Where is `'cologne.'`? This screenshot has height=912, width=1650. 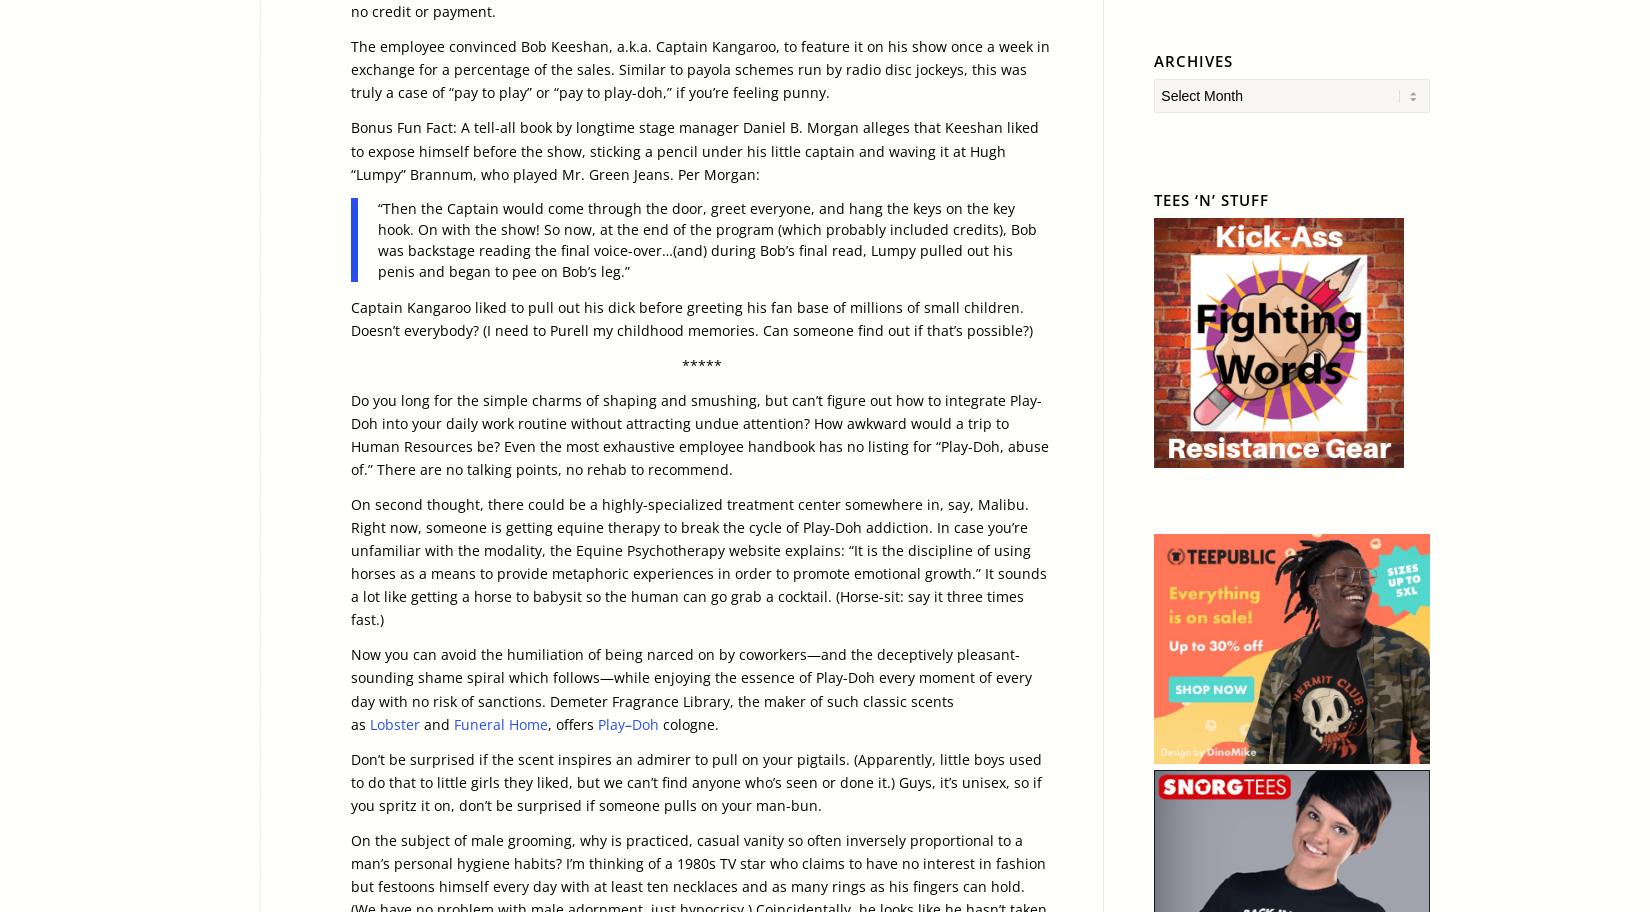 'cologne.' is located at coordinates (688, 722).